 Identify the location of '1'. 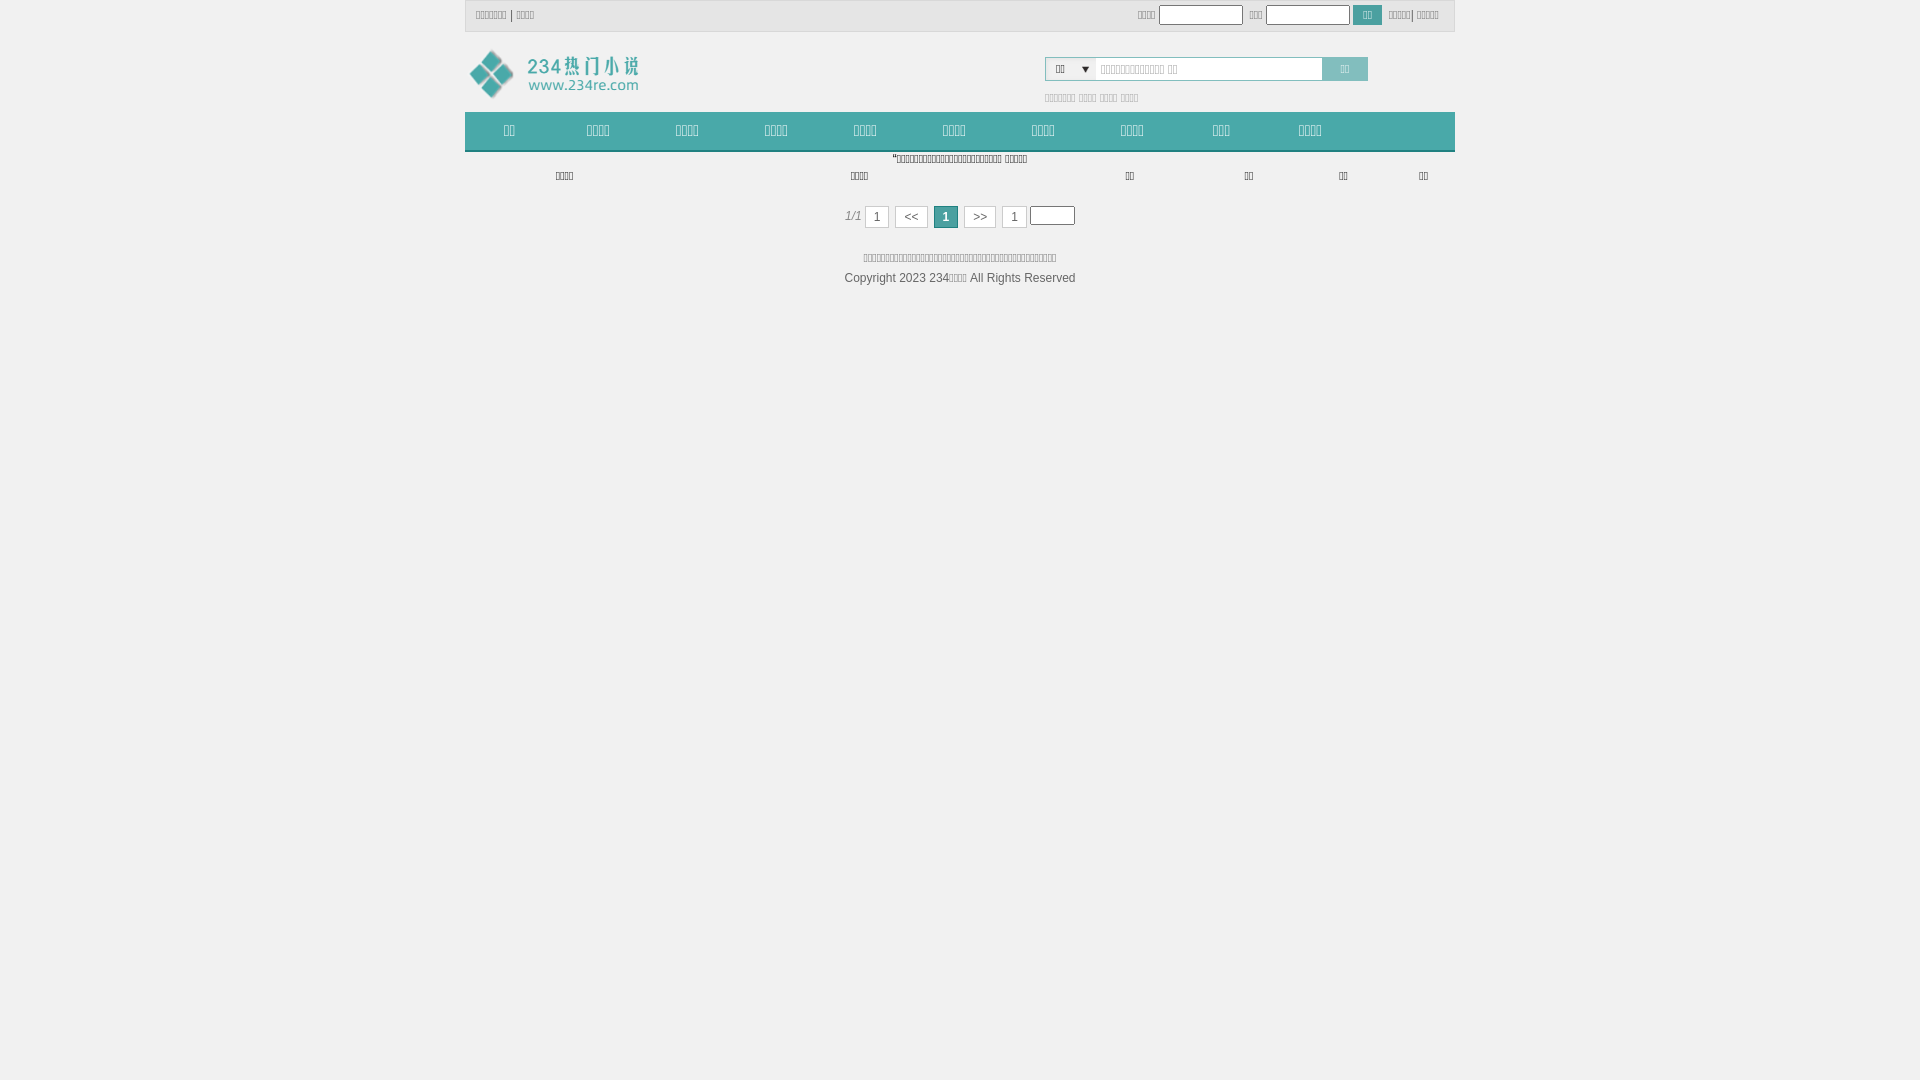
(1014, 216).